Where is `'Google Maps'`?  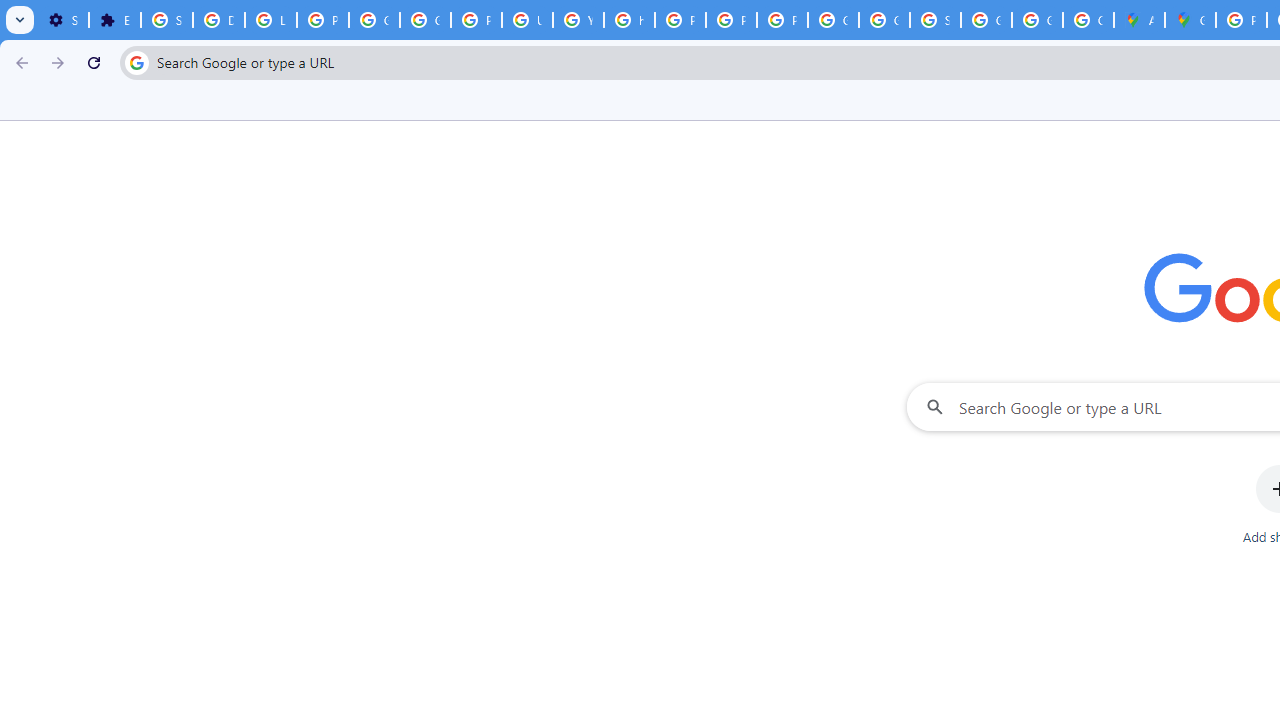 'Google Maps' is located at coordinates (1190, 20).